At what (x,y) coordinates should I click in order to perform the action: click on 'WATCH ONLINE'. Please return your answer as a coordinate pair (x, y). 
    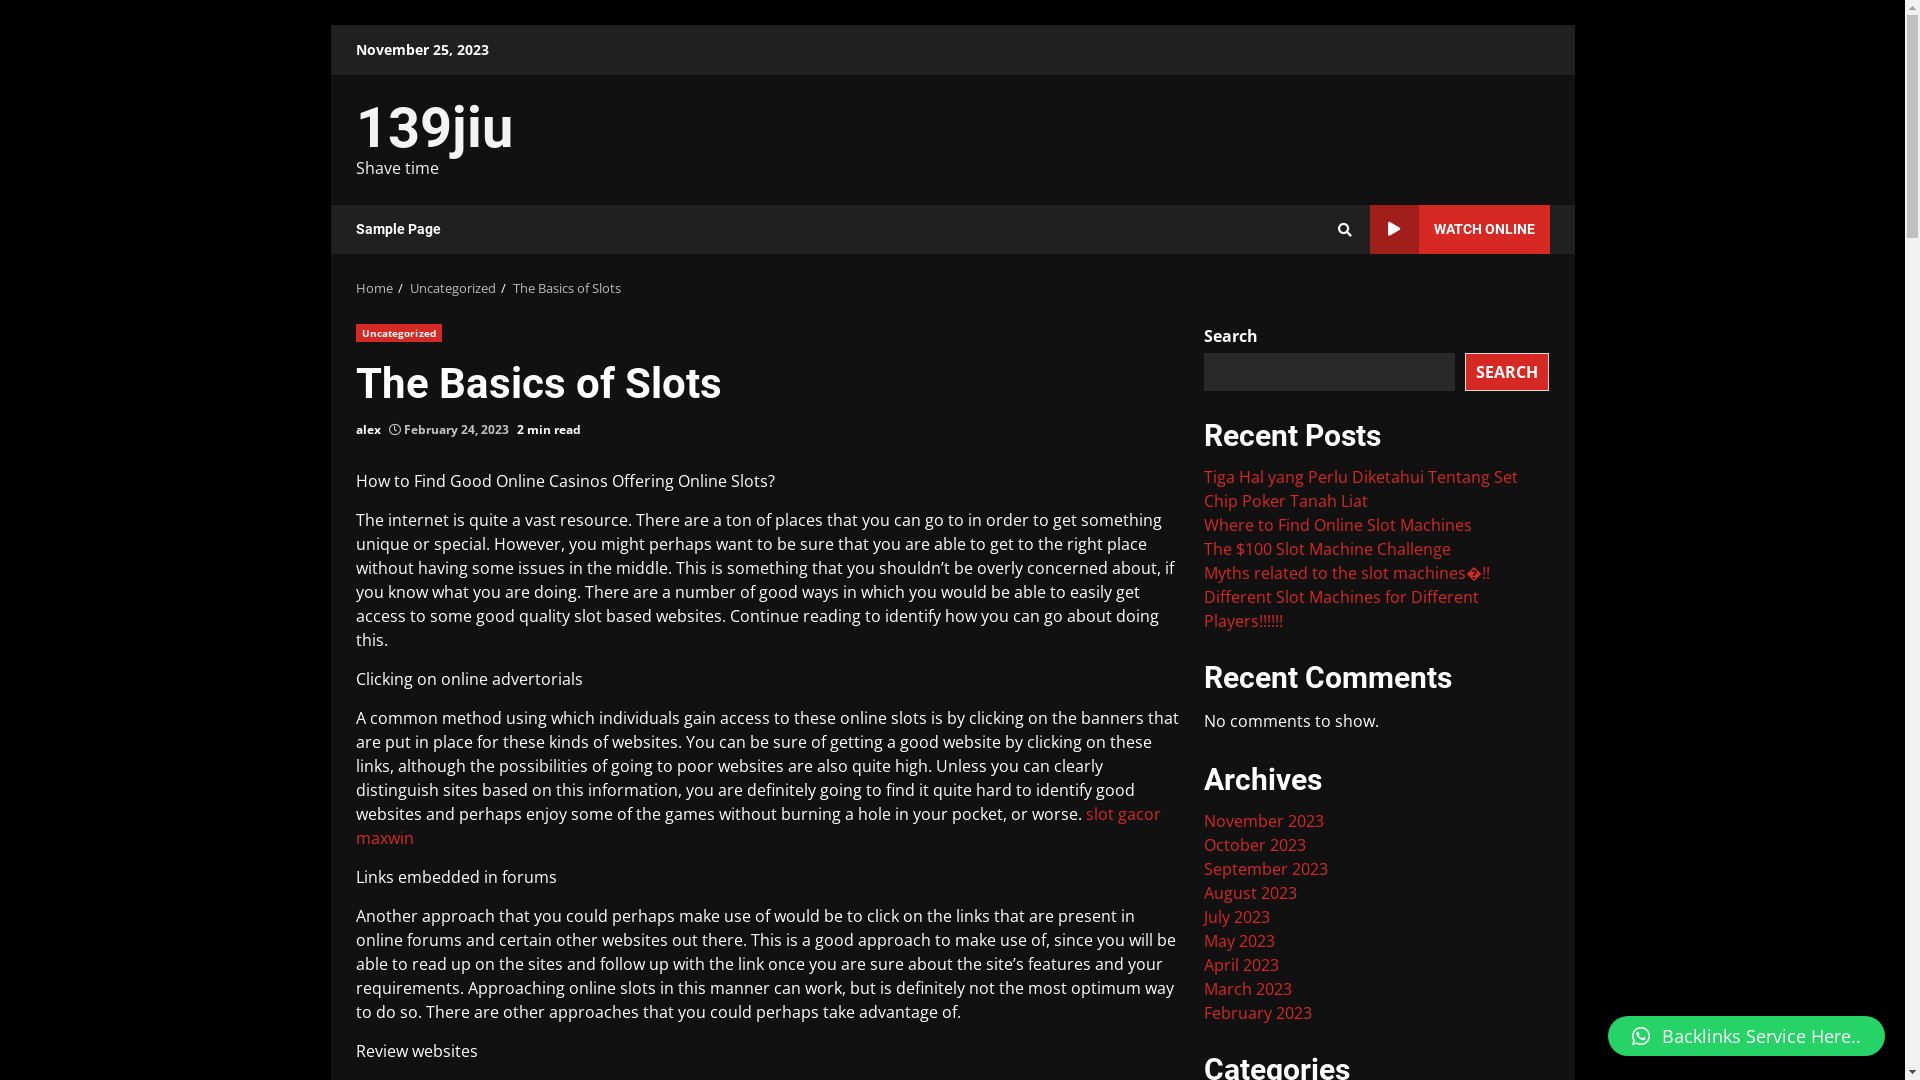
    Looking at the image, I should click on (1459, 228).